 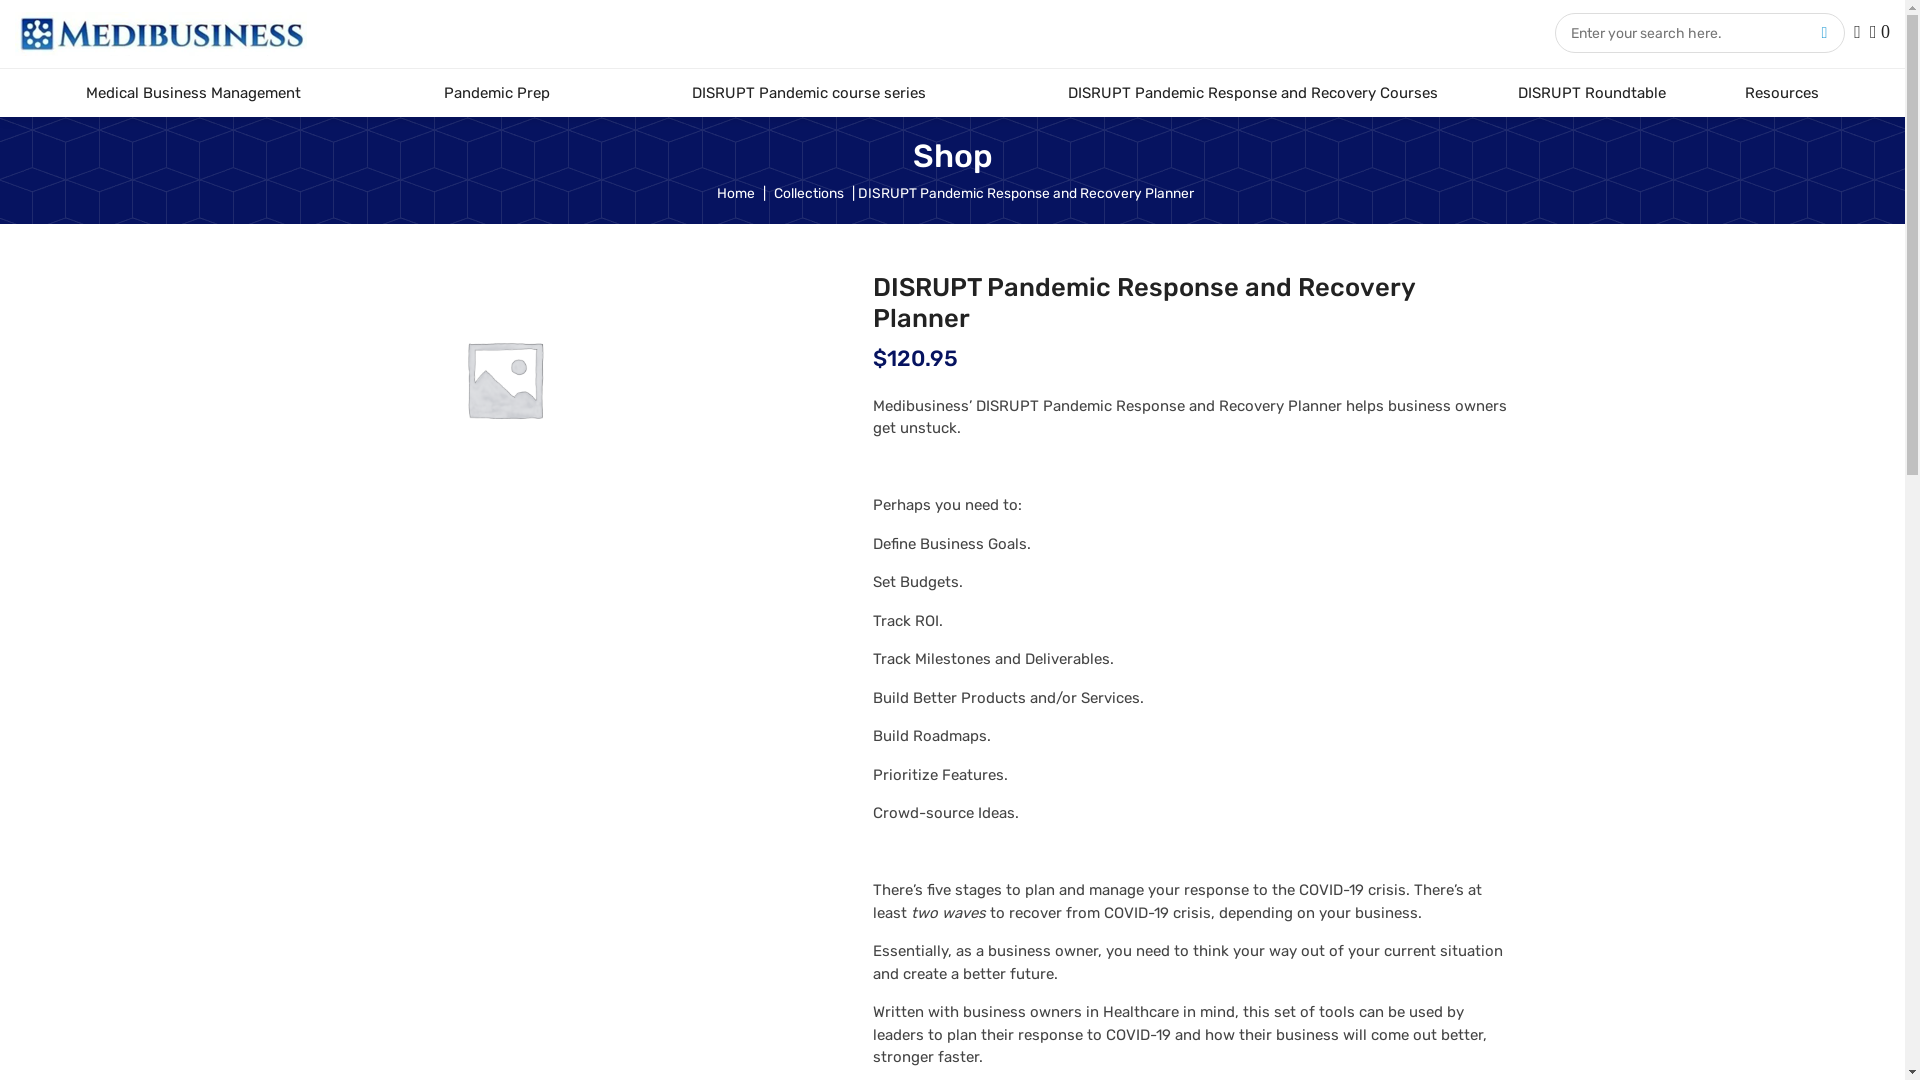 I want to click on 'Collections', so click(x=809, y=192).